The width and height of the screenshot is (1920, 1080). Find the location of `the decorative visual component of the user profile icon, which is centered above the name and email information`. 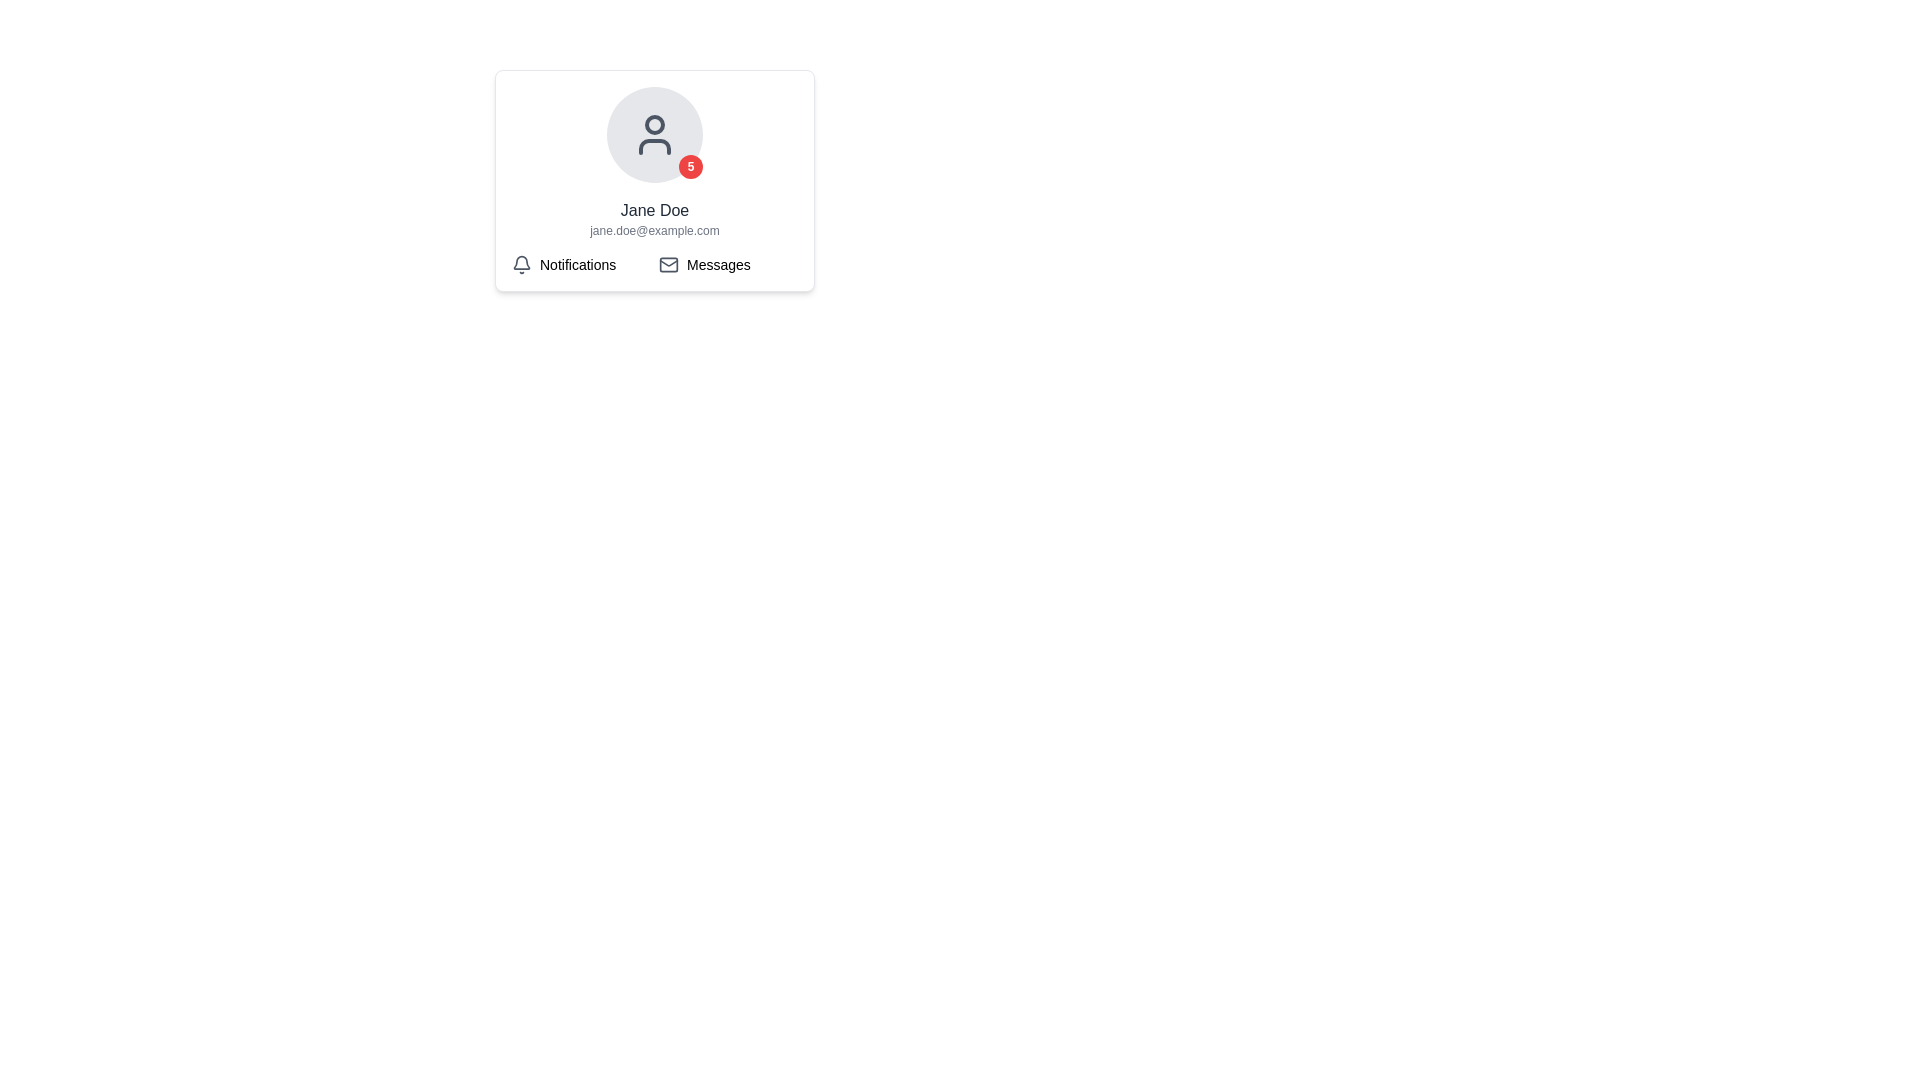

the decorative visual component of the user profile icon, which is centered above the name and email information is located at coordinates (654, 145).